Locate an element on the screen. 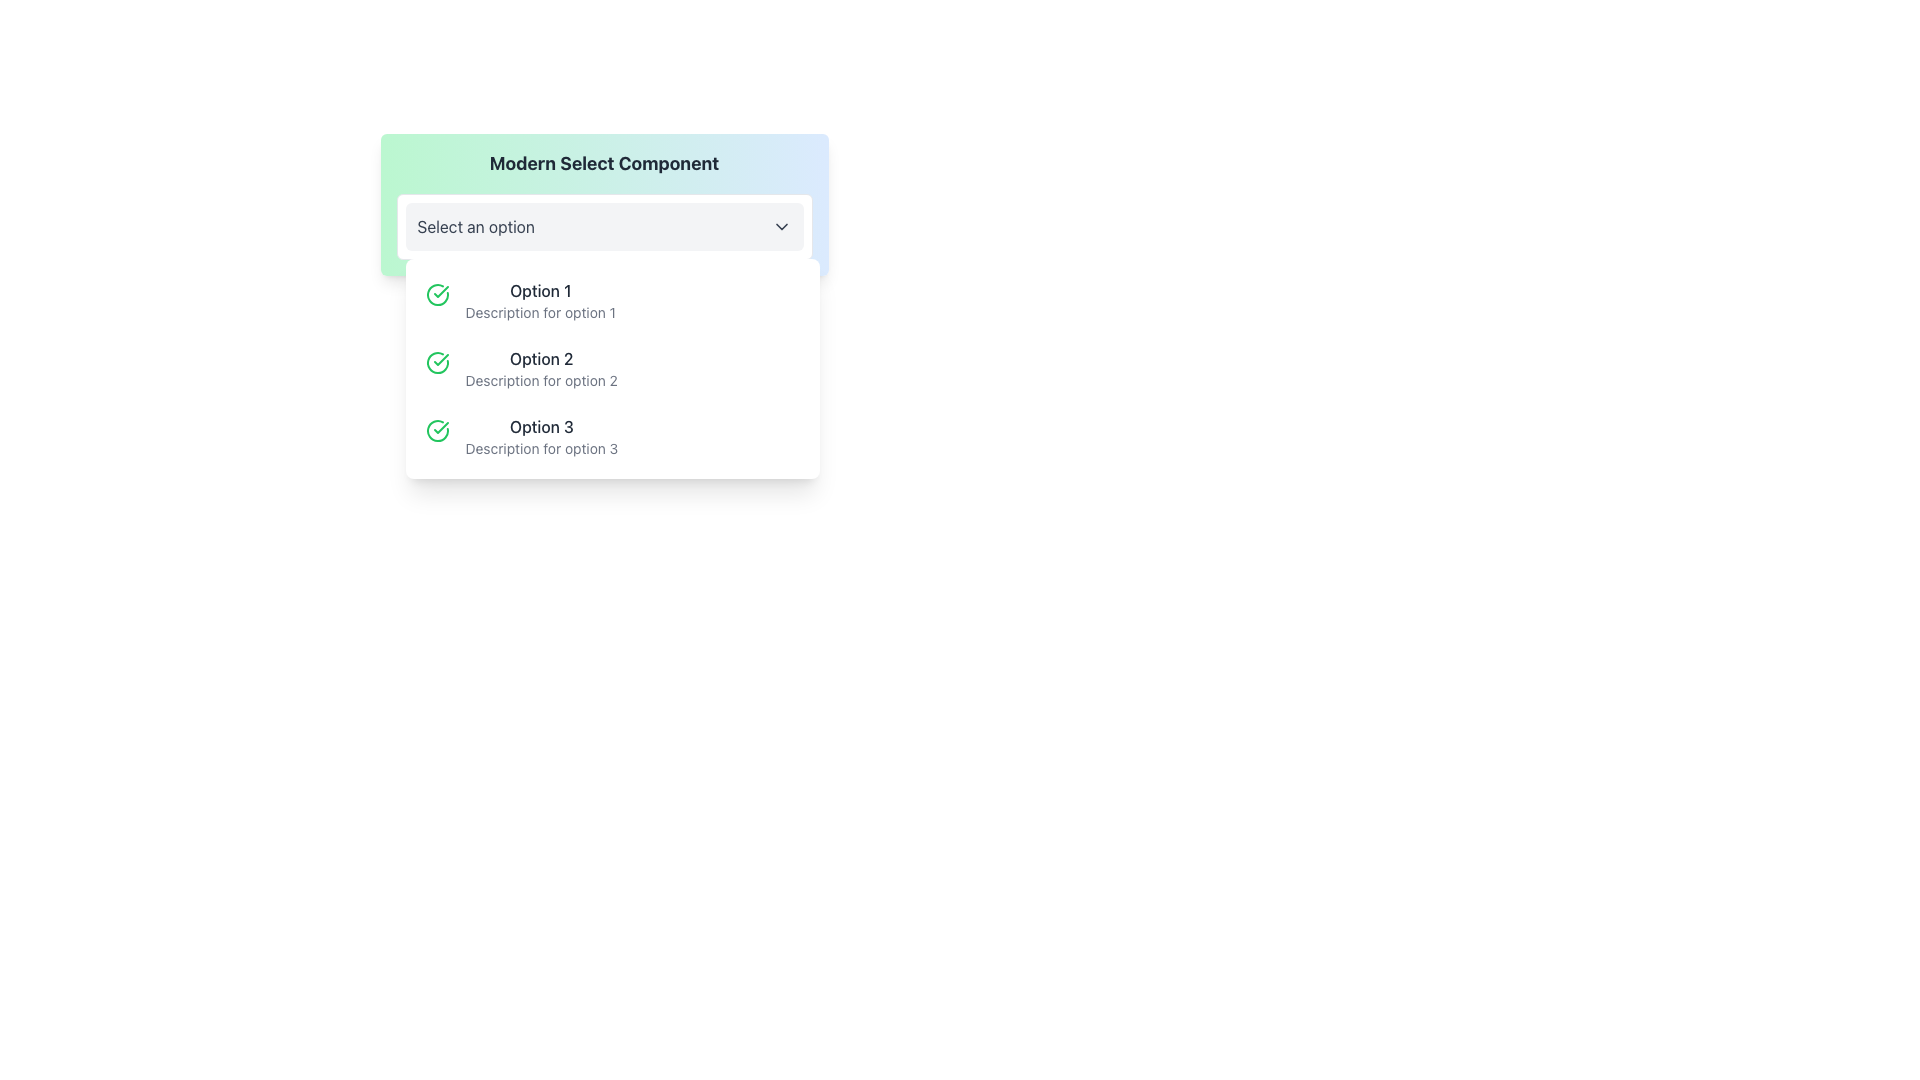  an option from the dropdown menu labeled 'Select an option' located below 'Modern Select Component' by clicking on it to open the list is located at coordinates (603, 204).